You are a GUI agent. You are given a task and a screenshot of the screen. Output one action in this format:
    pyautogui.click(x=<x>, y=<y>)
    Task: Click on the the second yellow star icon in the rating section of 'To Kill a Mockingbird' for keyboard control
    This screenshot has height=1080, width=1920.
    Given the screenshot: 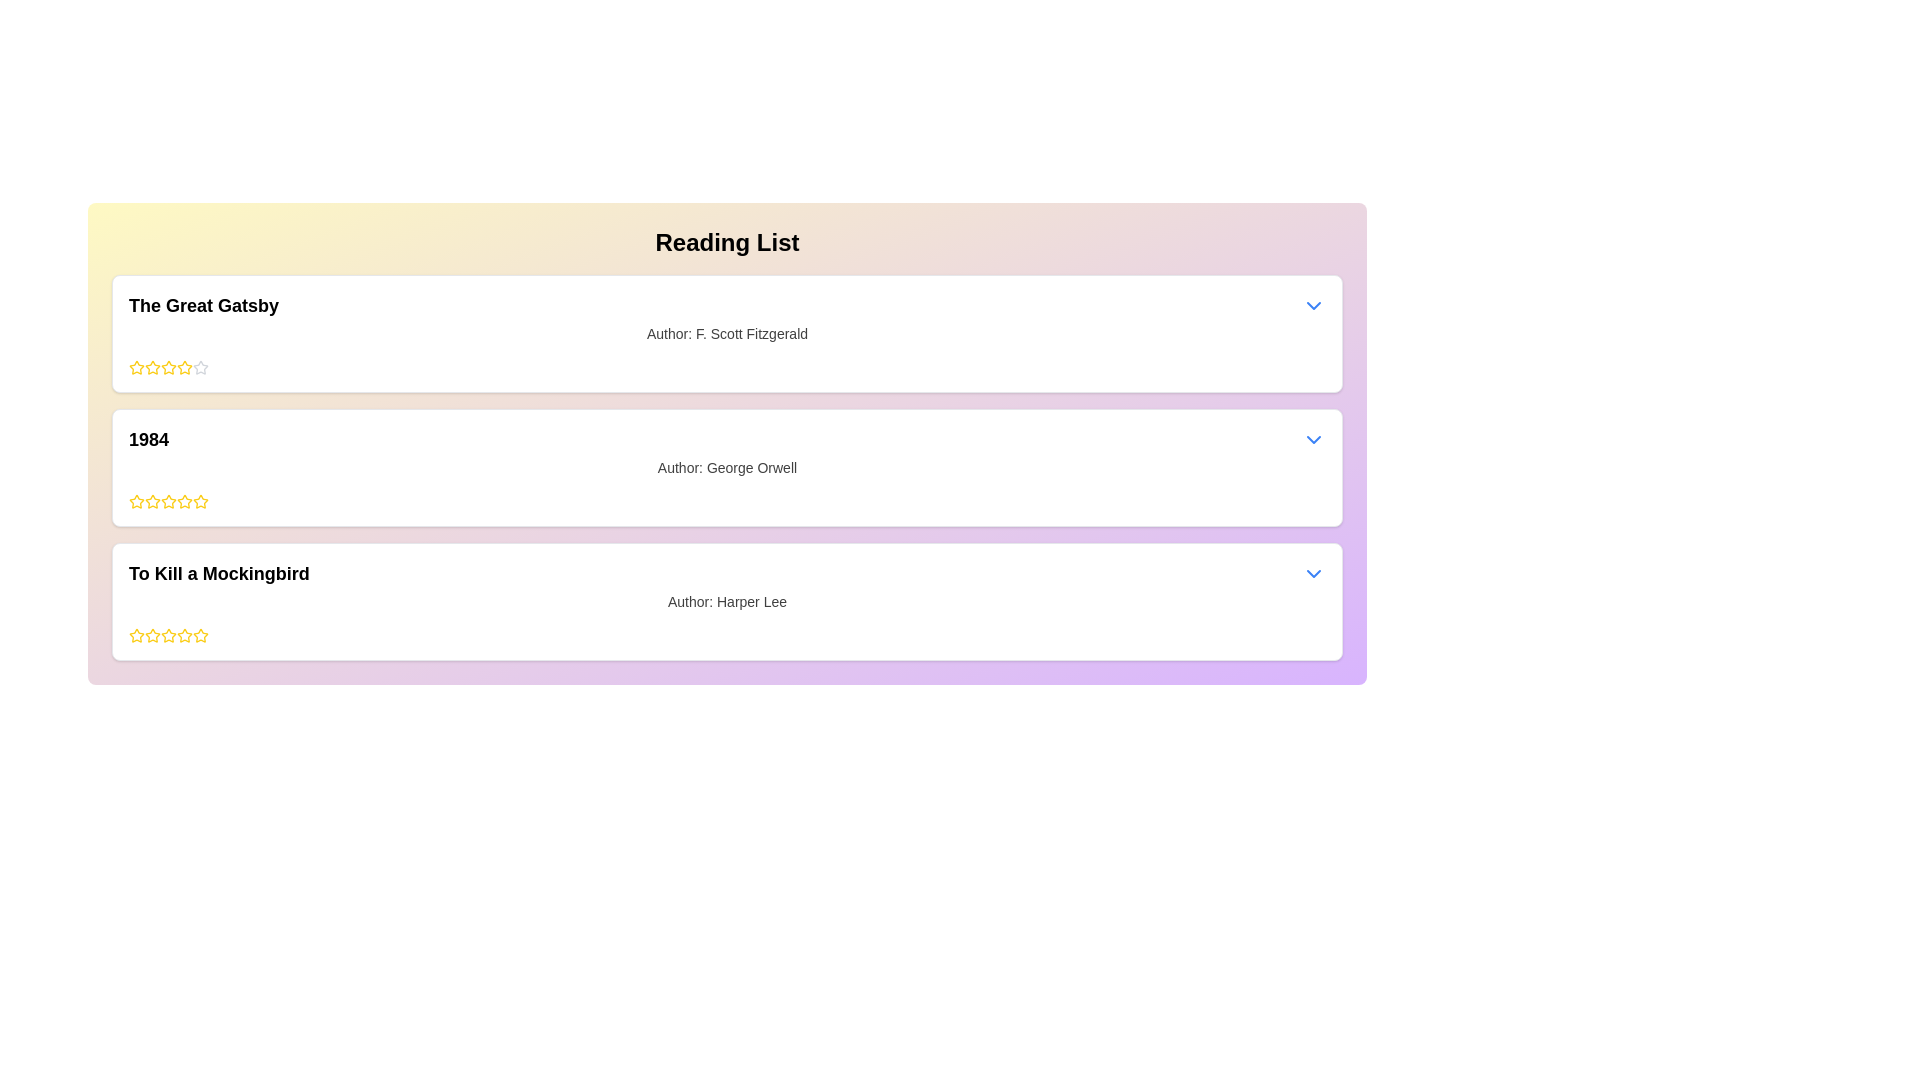 What is the action you would take?
    pyautogui.click(x=201, y=635)
    